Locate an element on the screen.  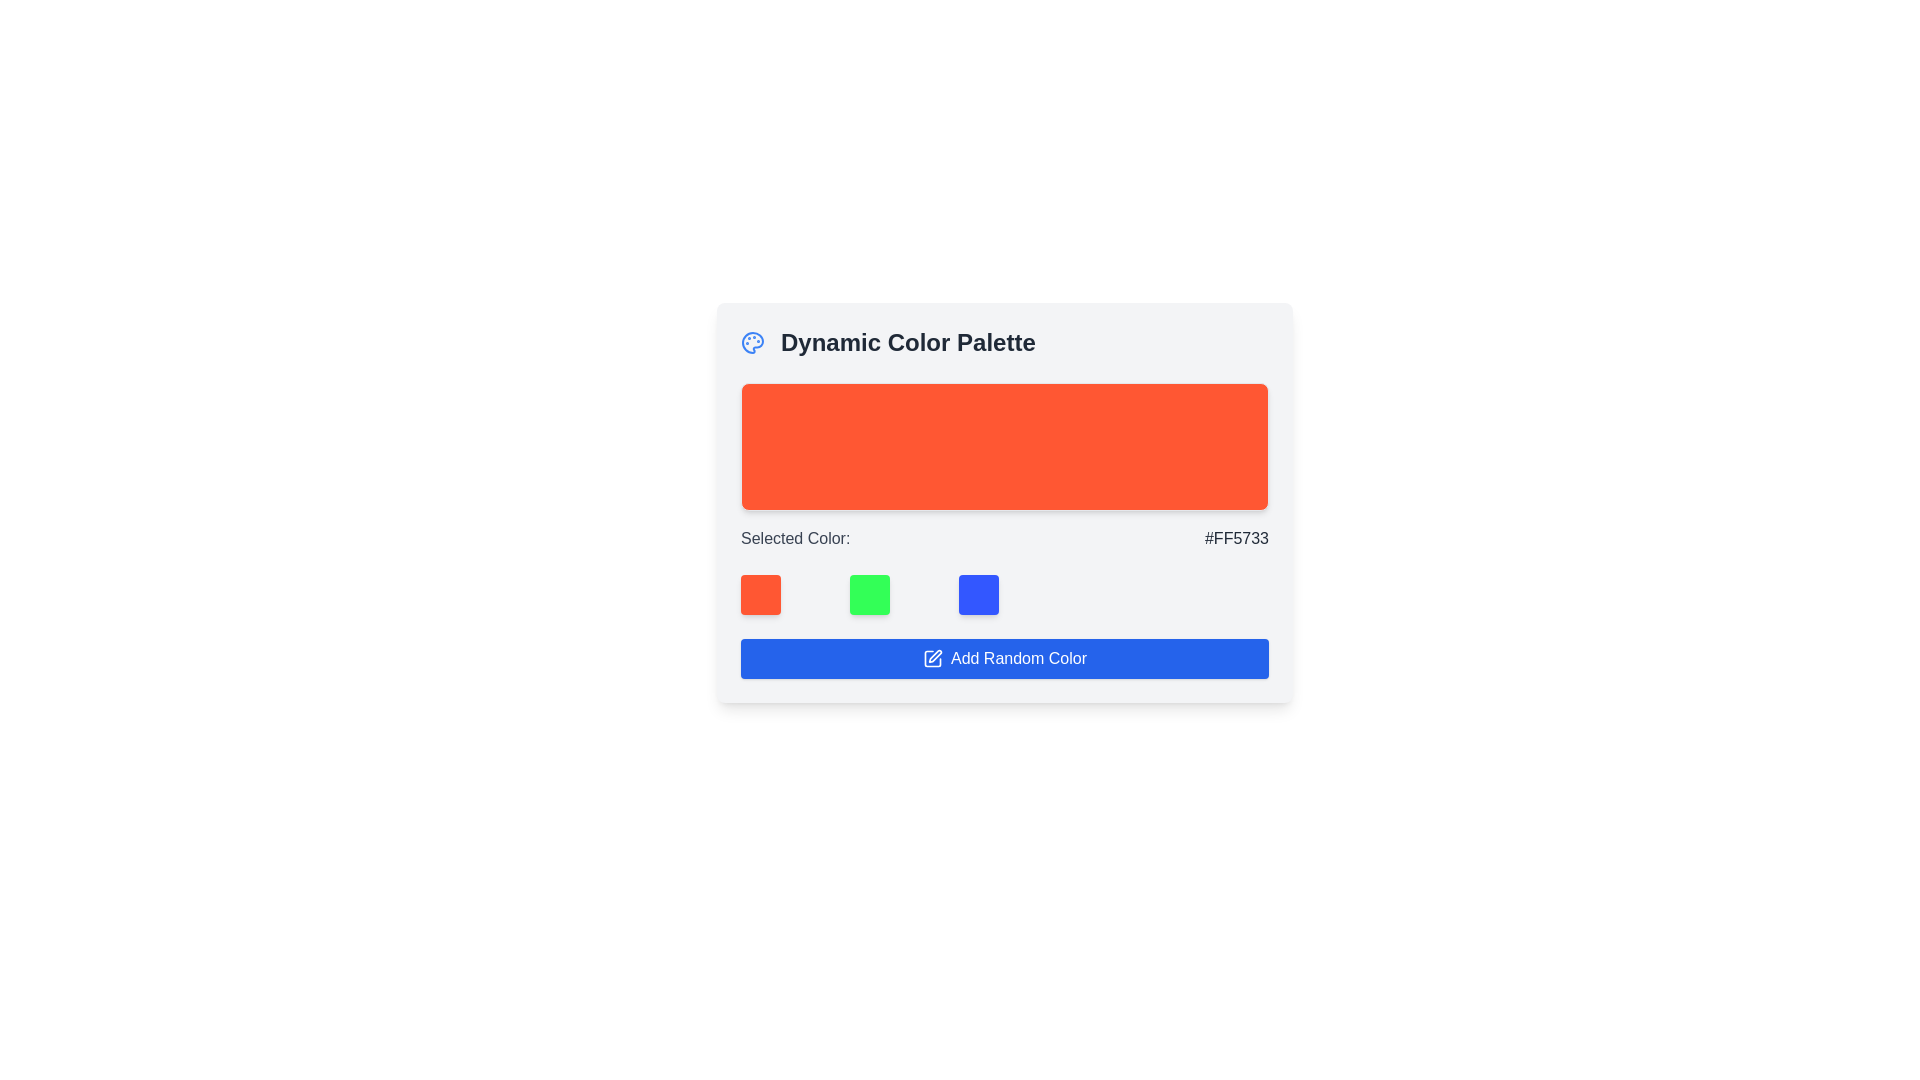
the Label with the blue palette icon and the text 'Dynamic Color Palette' located at the top of the card layout is located at coordinates (1004, 342).